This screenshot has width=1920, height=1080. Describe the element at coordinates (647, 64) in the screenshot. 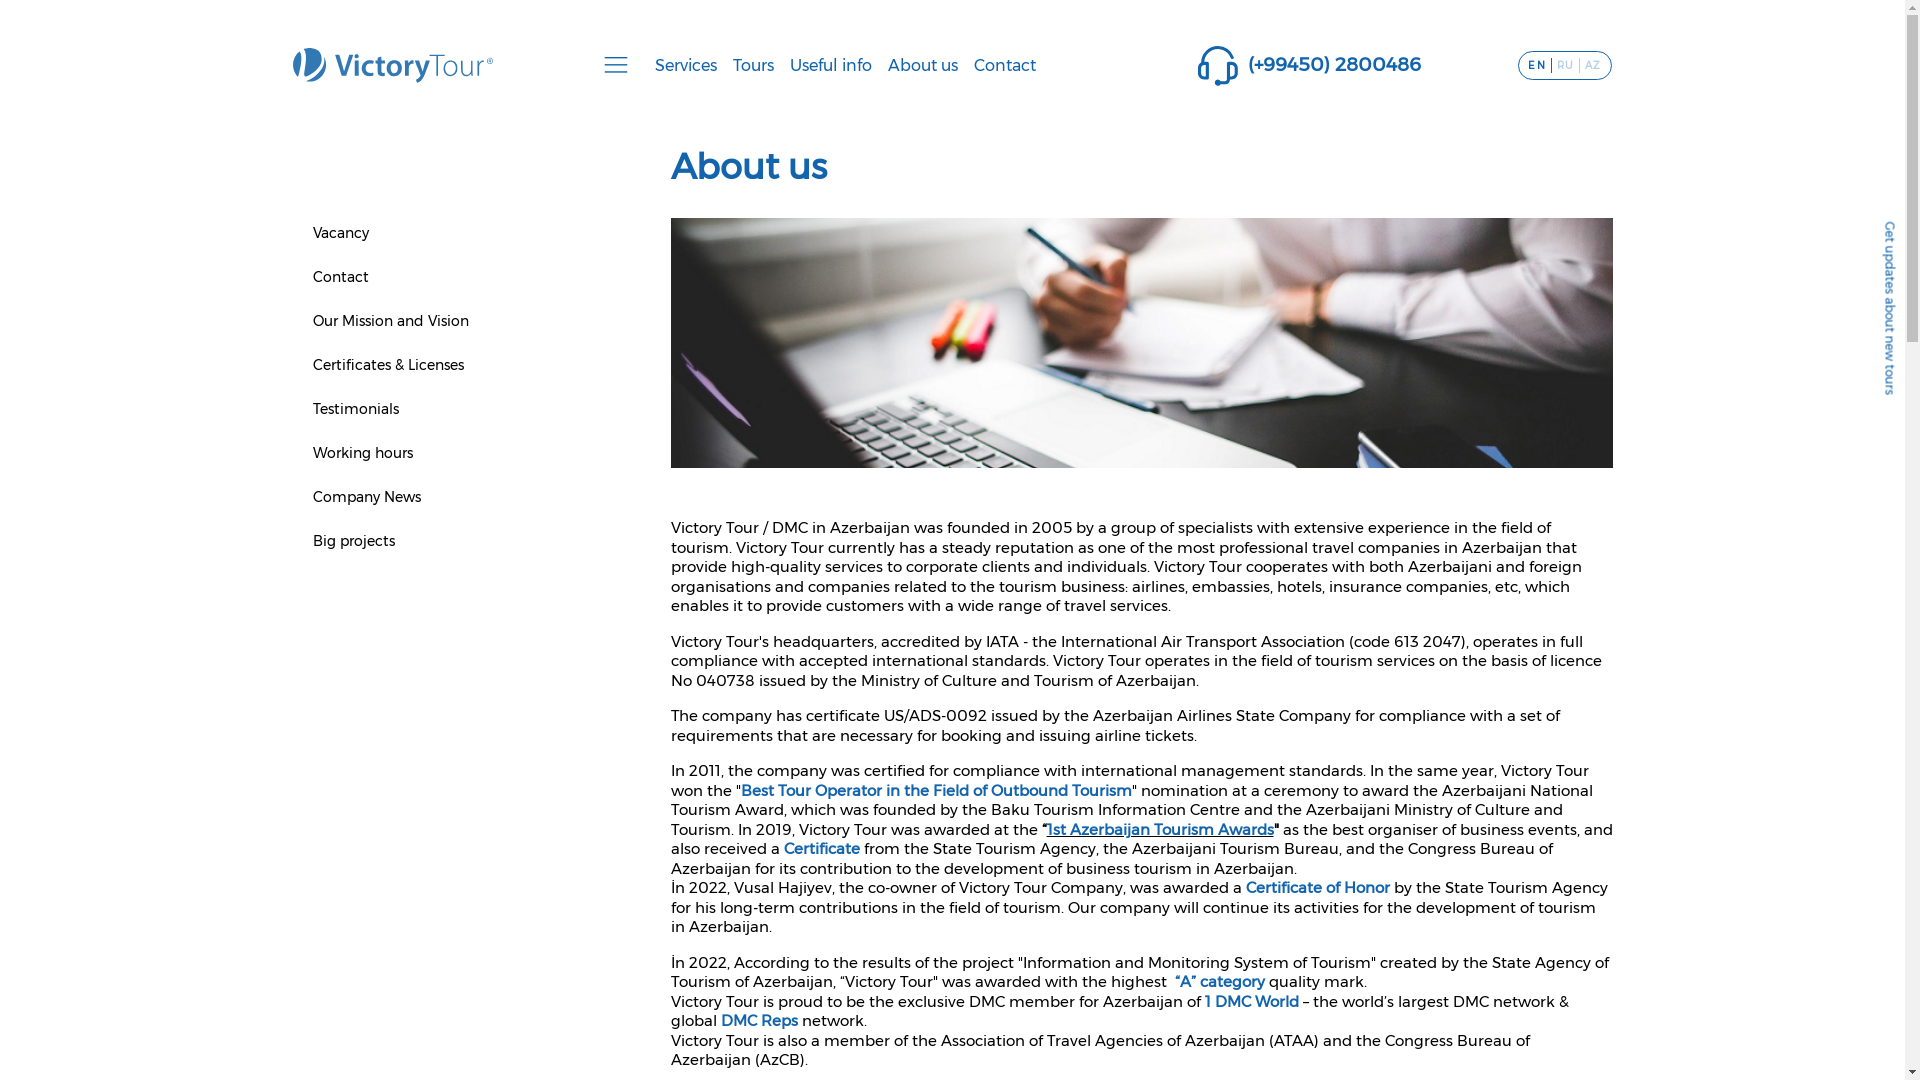

I see `'Services'` at that location.